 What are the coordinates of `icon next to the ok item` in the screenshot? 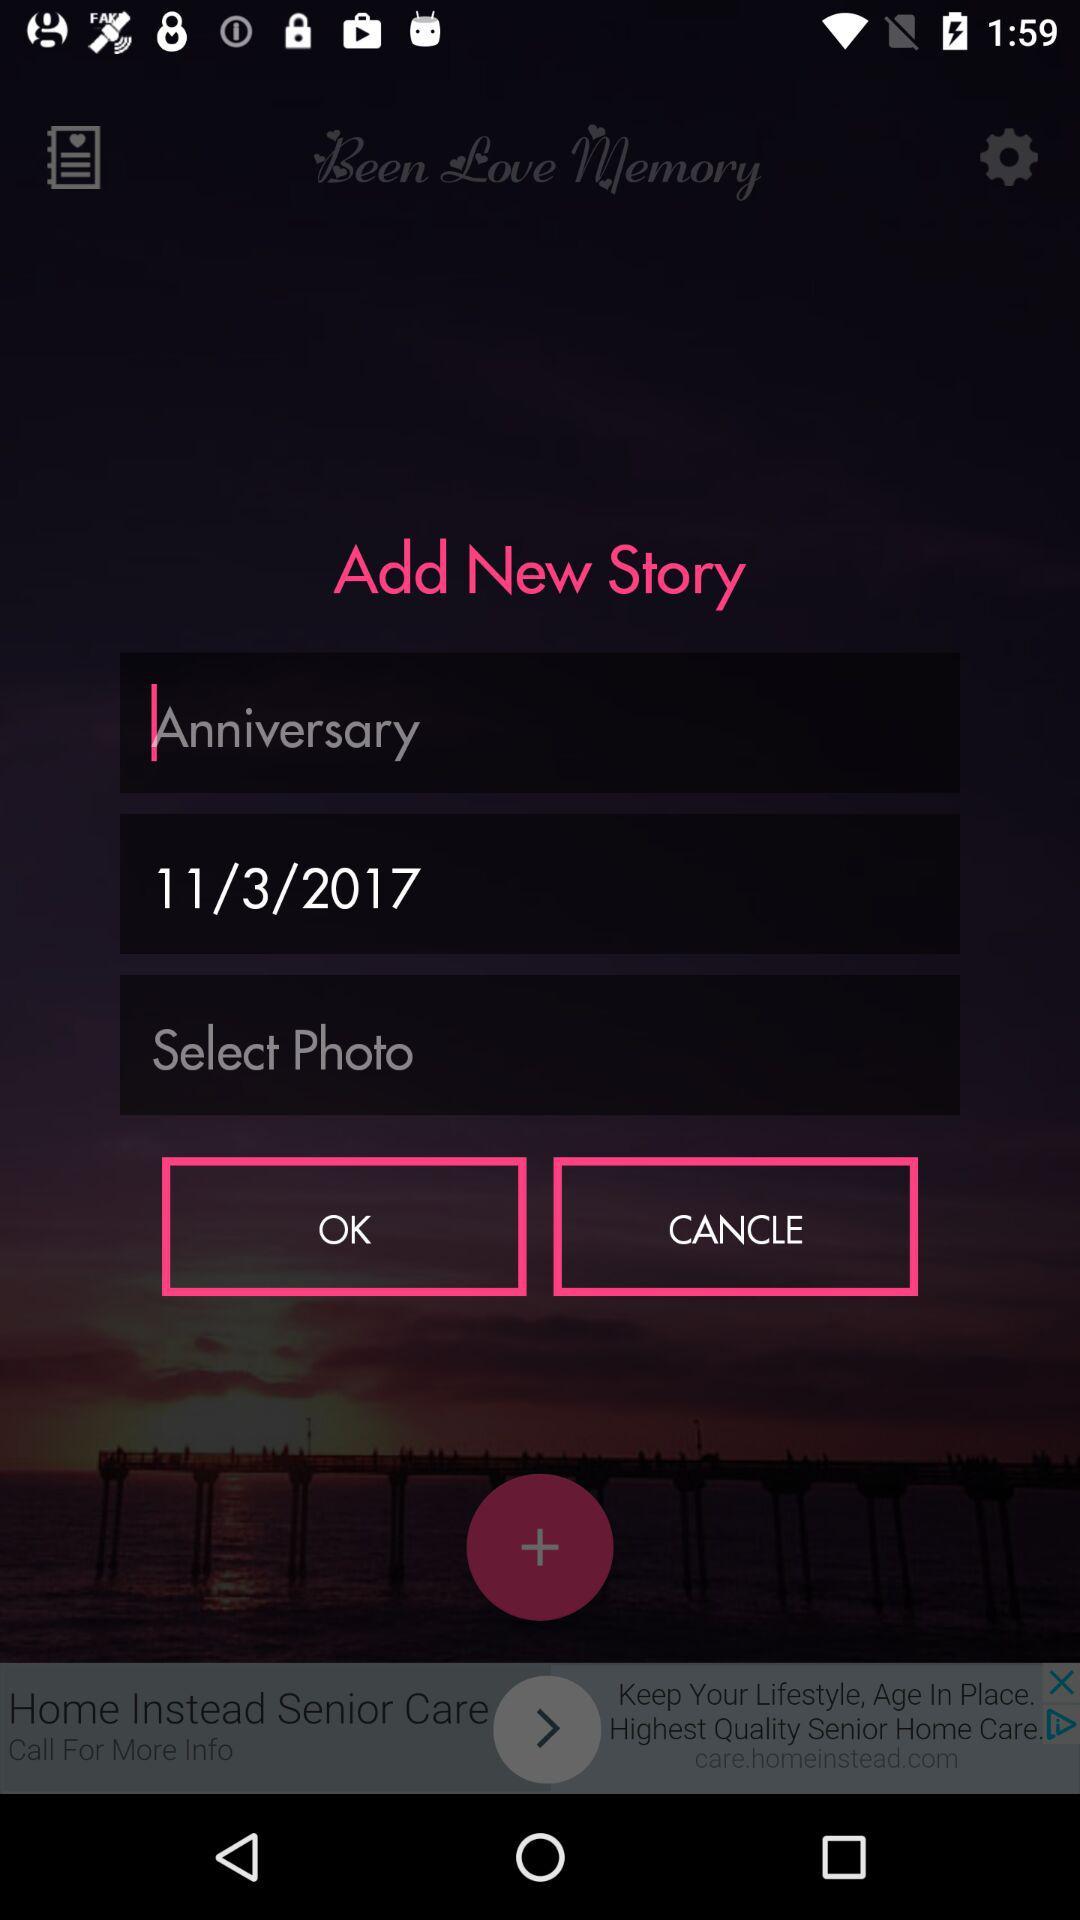 It's located at (735, 1225).